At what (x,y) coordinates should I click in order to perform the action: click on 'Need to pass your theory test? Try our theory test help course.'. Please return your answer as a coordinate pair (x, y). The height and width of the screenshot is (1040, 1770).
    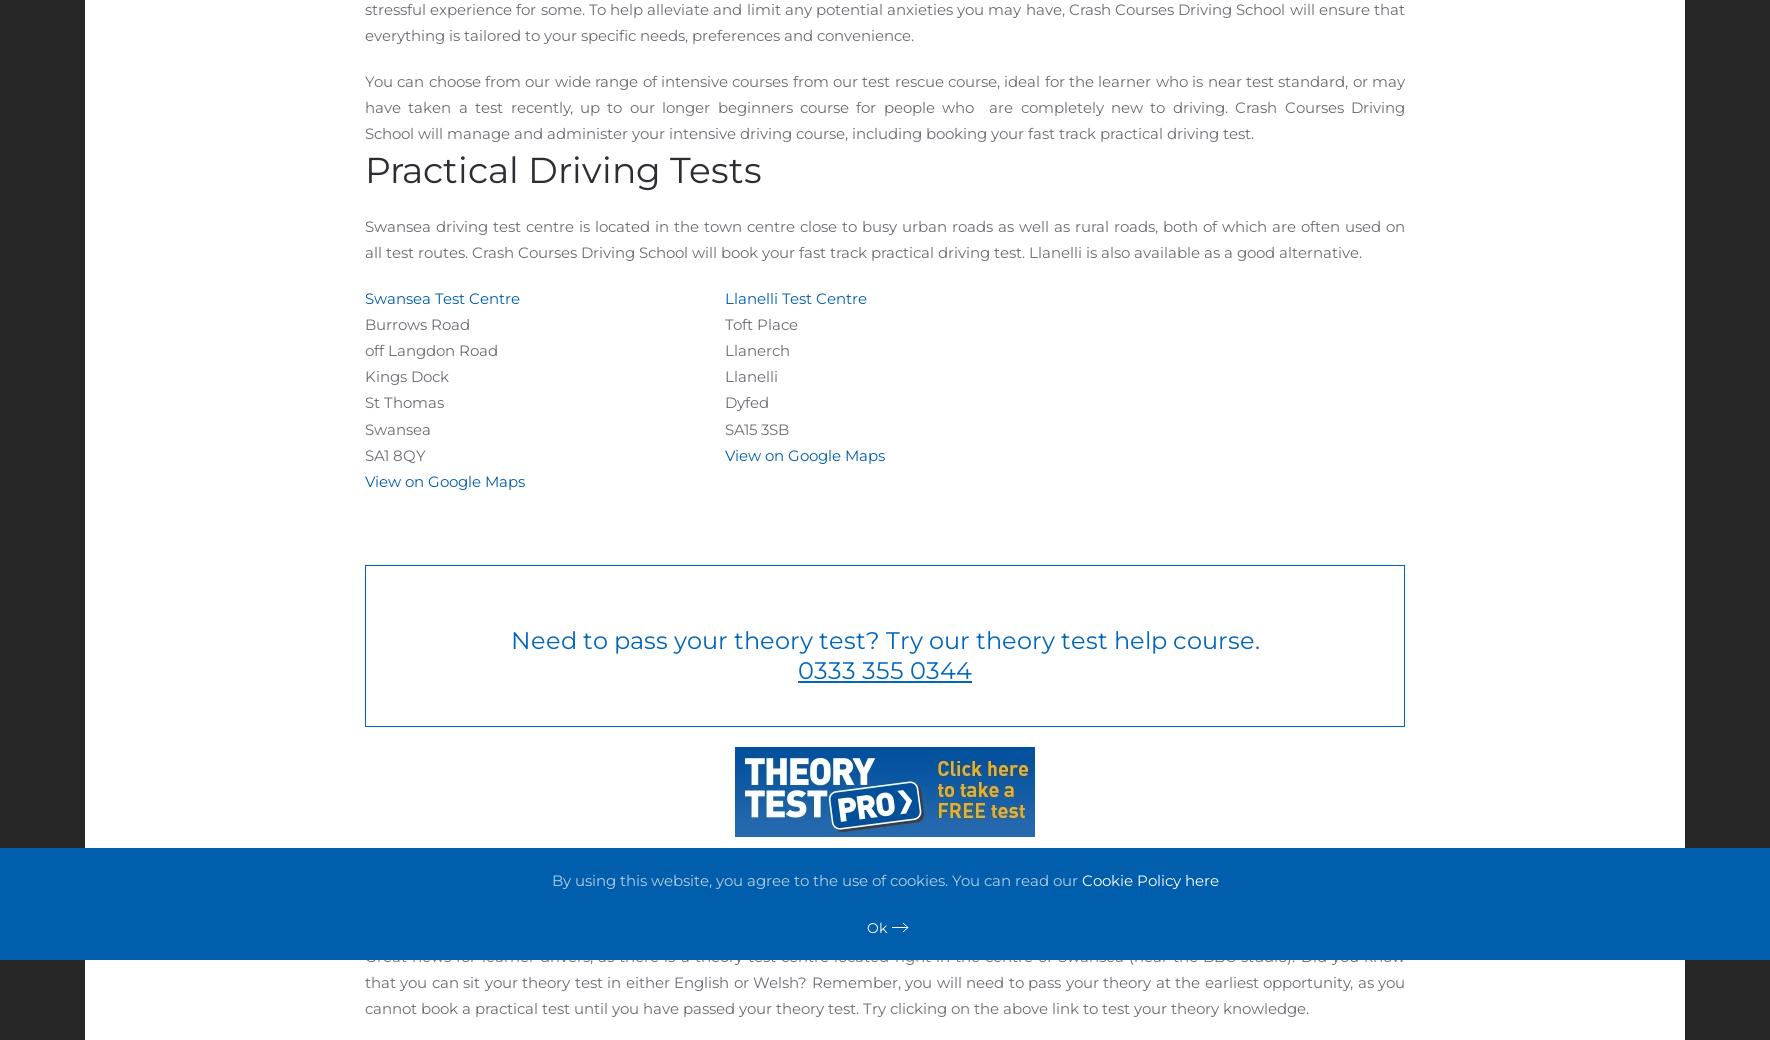
    Looking at the image, I should click on (884, 638).